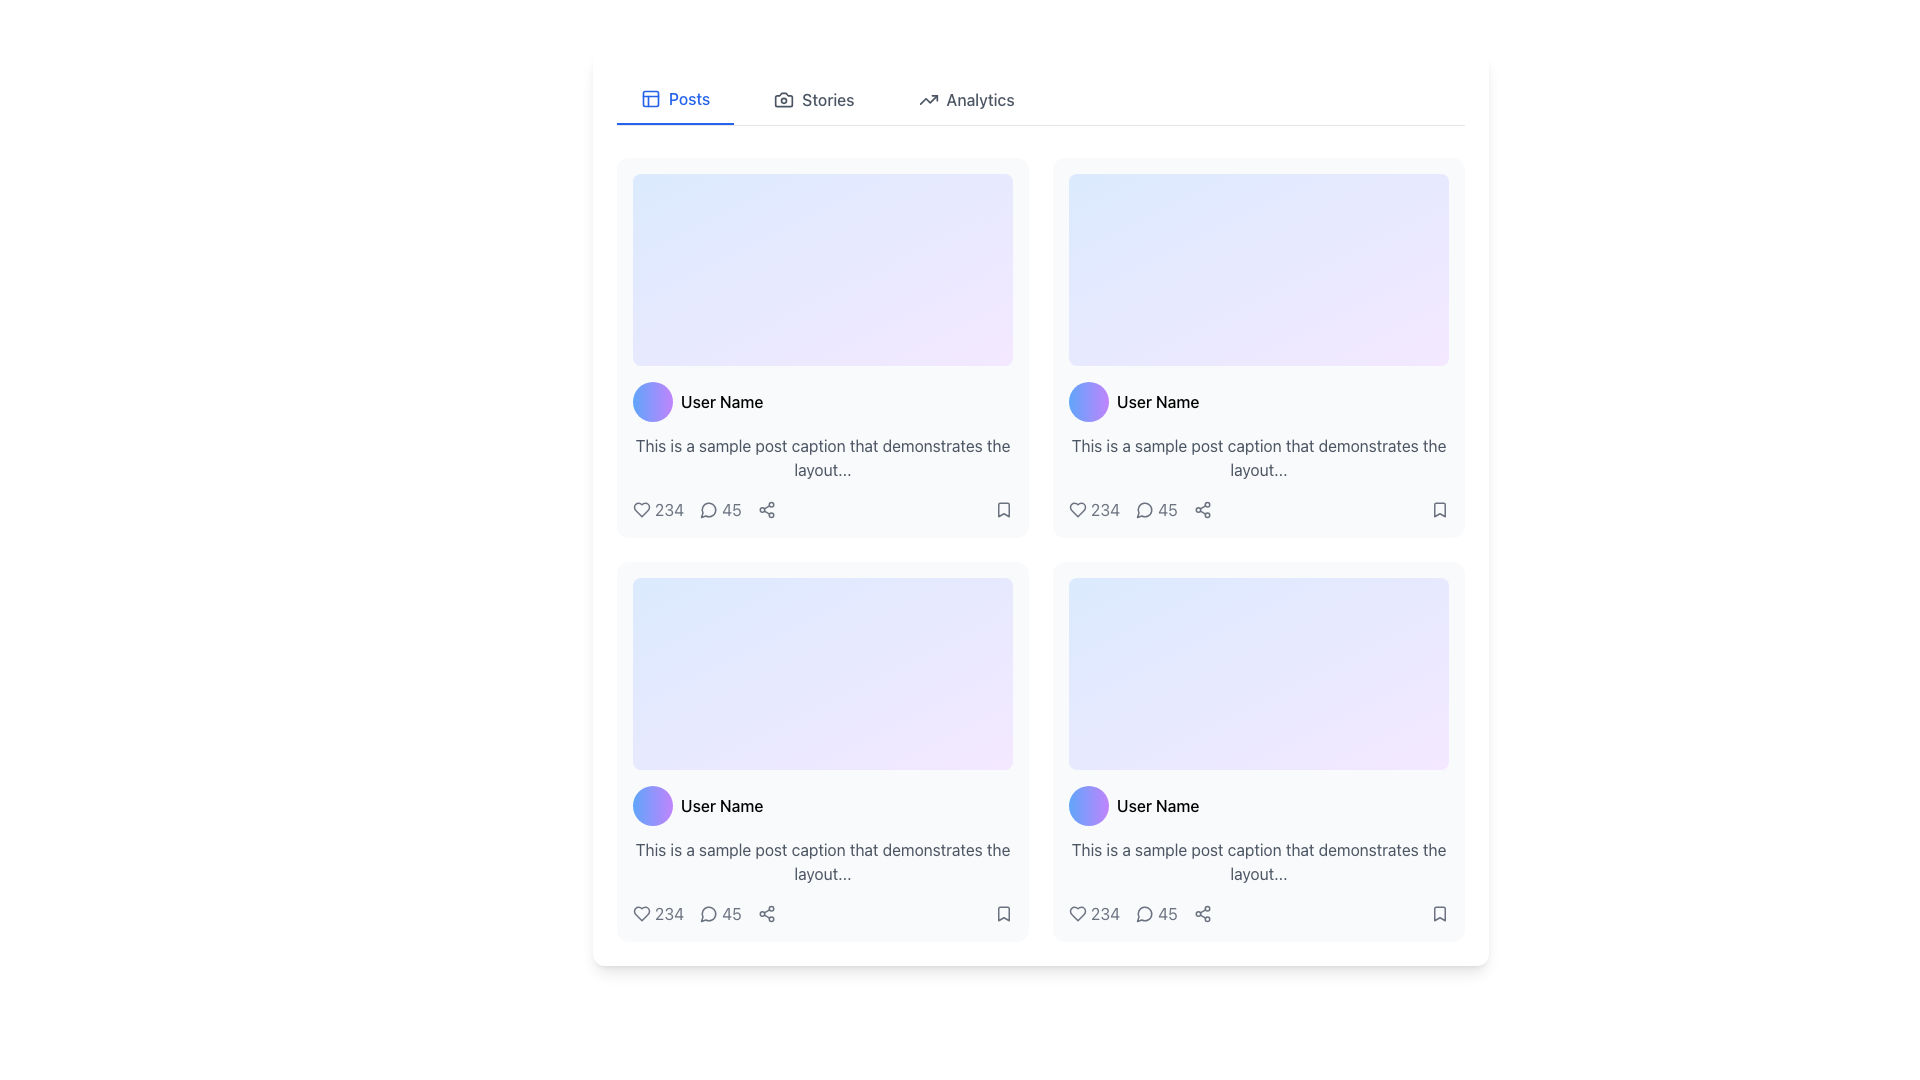 This screenshot has height=1080, width=1920. What do you see at coordinates (1077, 914) in the screenshot?
I see `the heart outline icon in the bottom left of the second post to like the post` at bounding box center [1077, 914].